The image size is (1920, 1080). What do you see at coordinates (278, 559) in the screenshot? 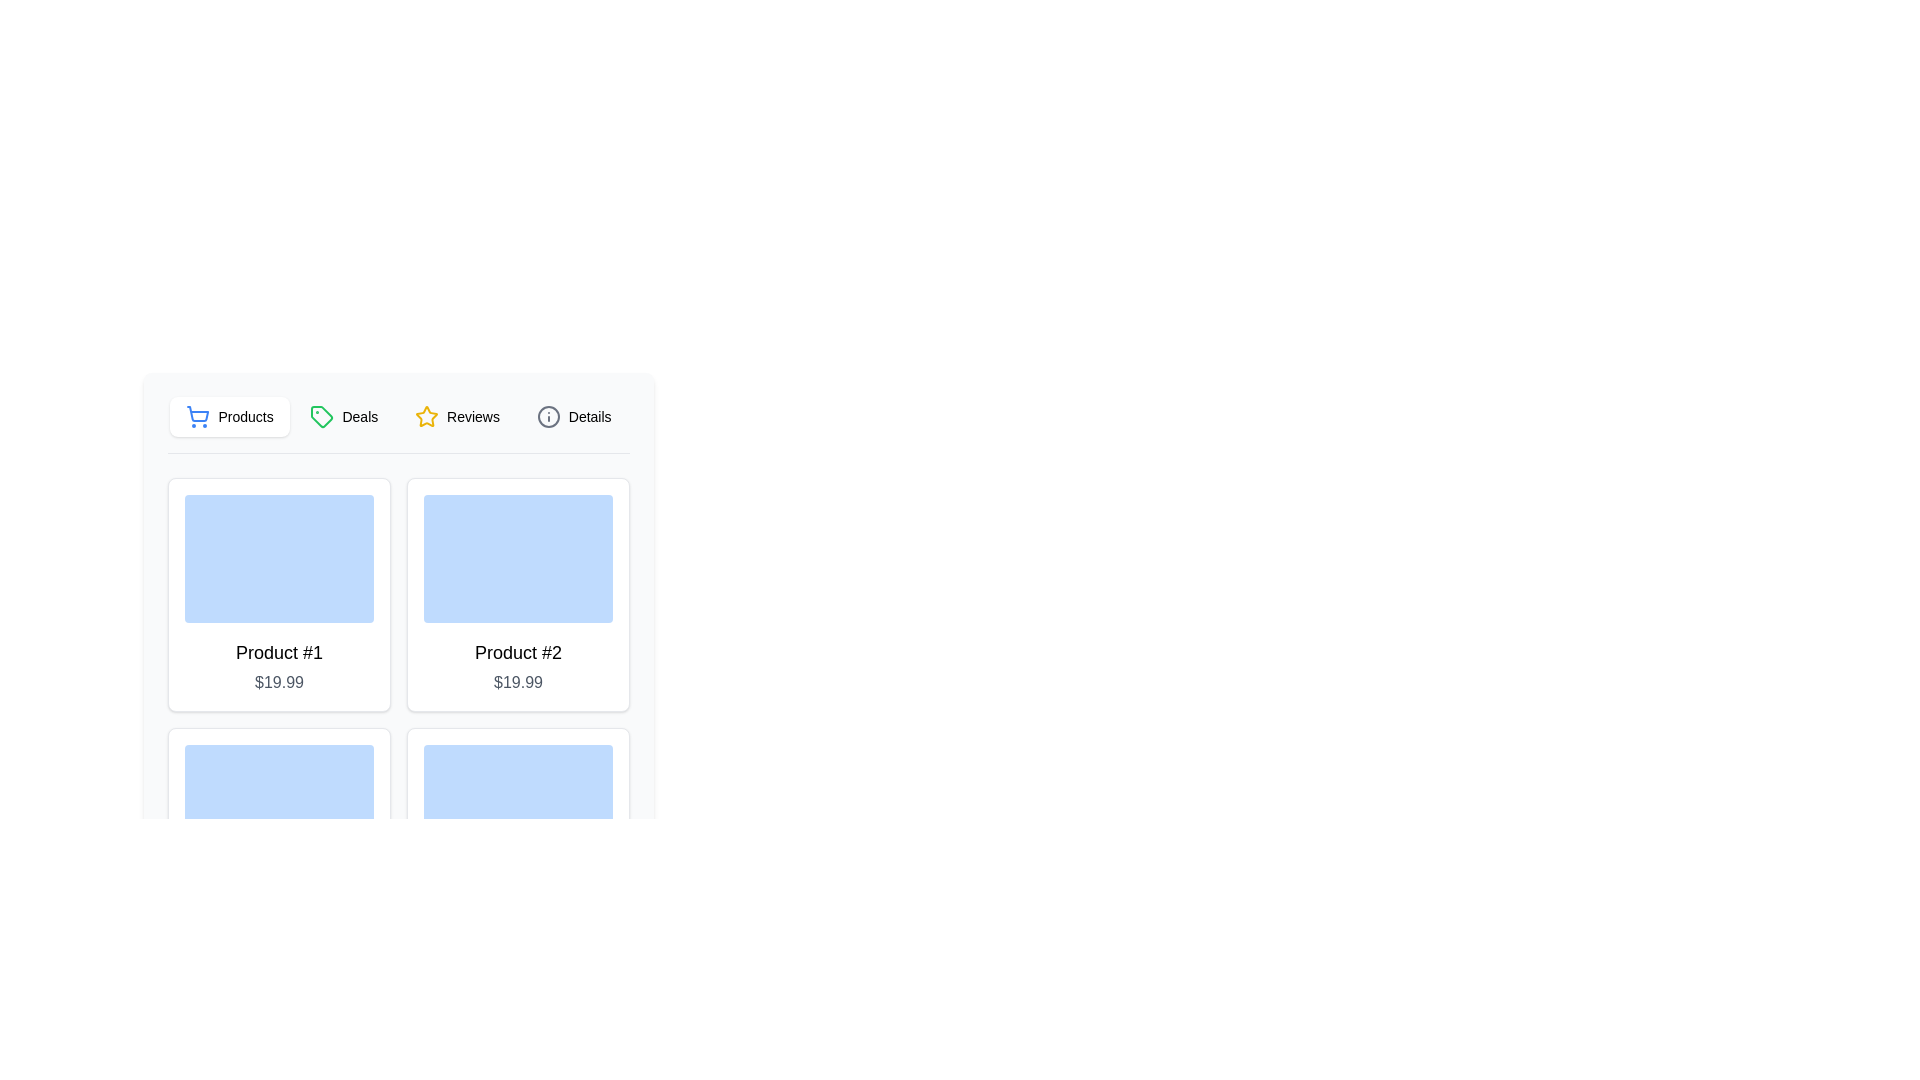
I see `the visual placeholder with a light blue background and rounded corners, located above 'Product #1' and '$19.99'` at bounding box center [278, 559].